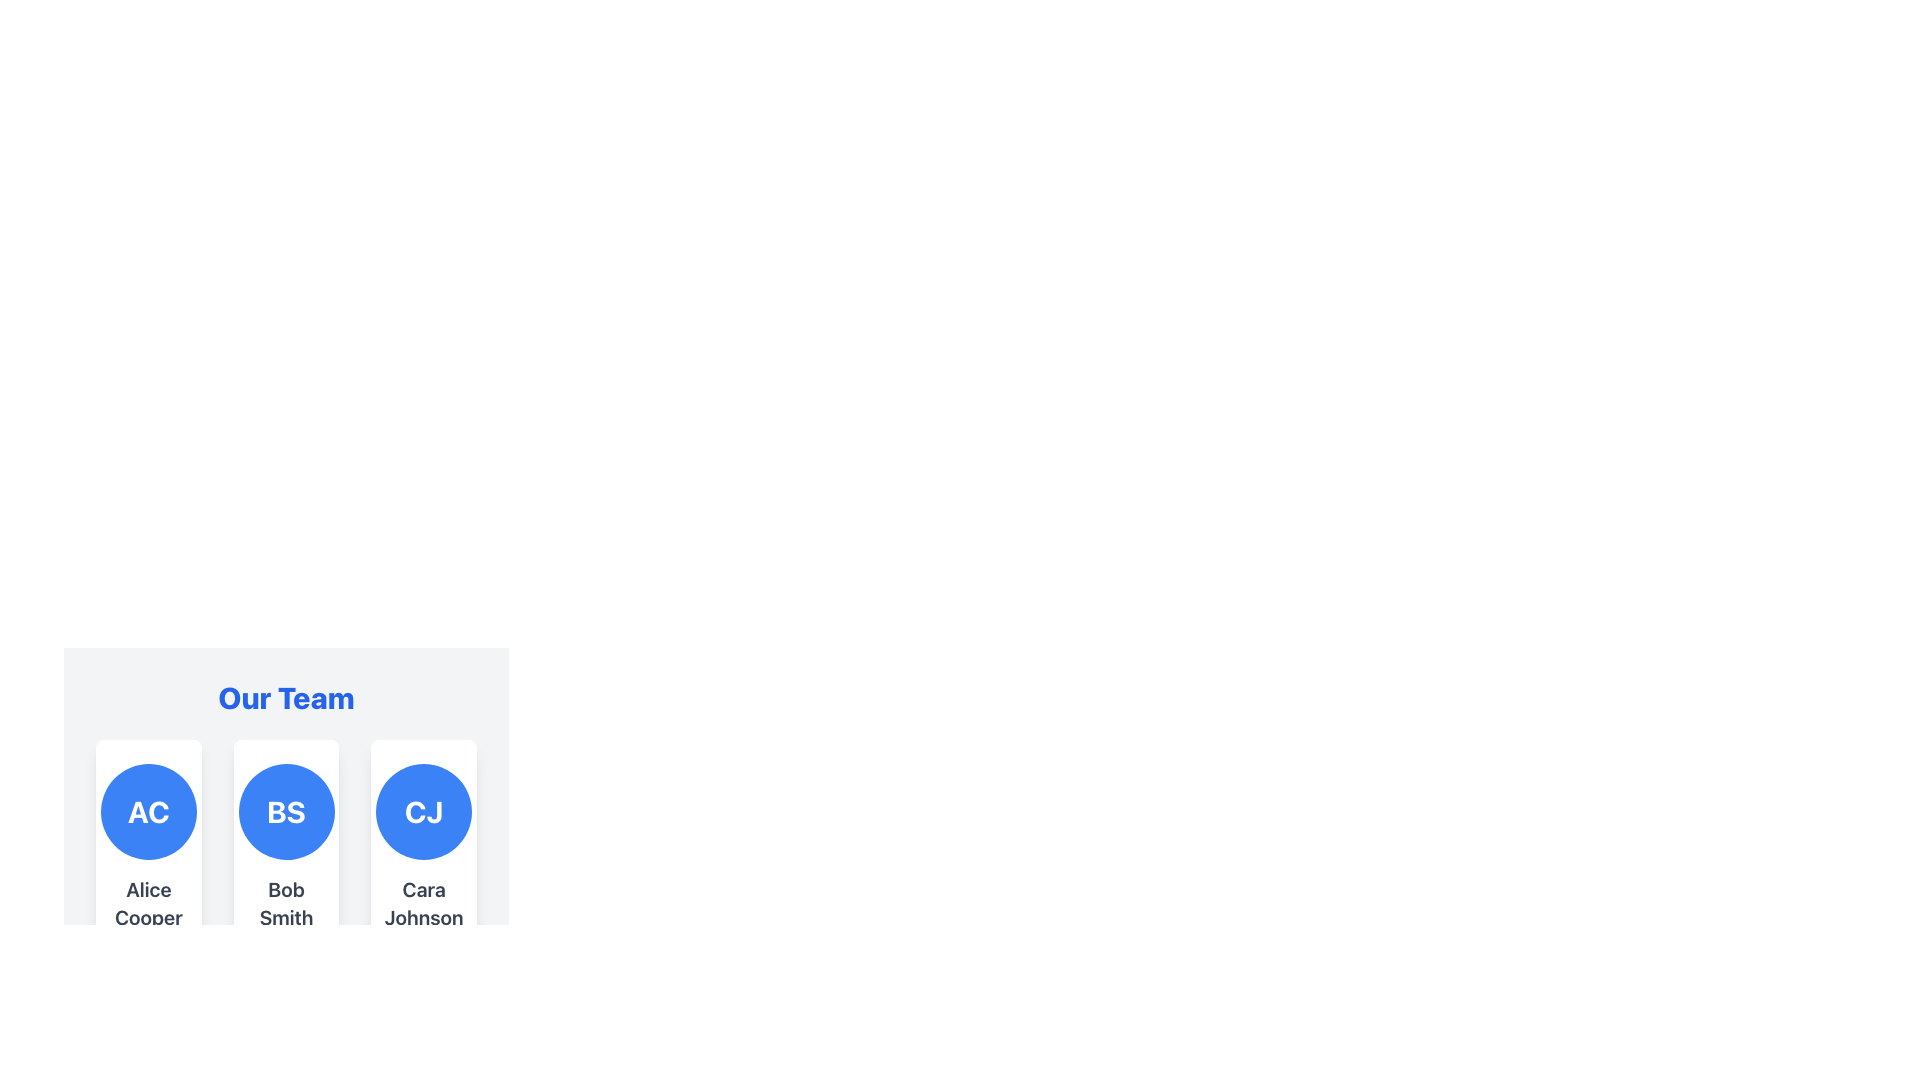 The image size is (1920, 1080). I want to click on the text element that identifies a team member by name, located directly under the circular avatar labeled 'AC' and positioned as the first line of text in the column, so click(147, 903).